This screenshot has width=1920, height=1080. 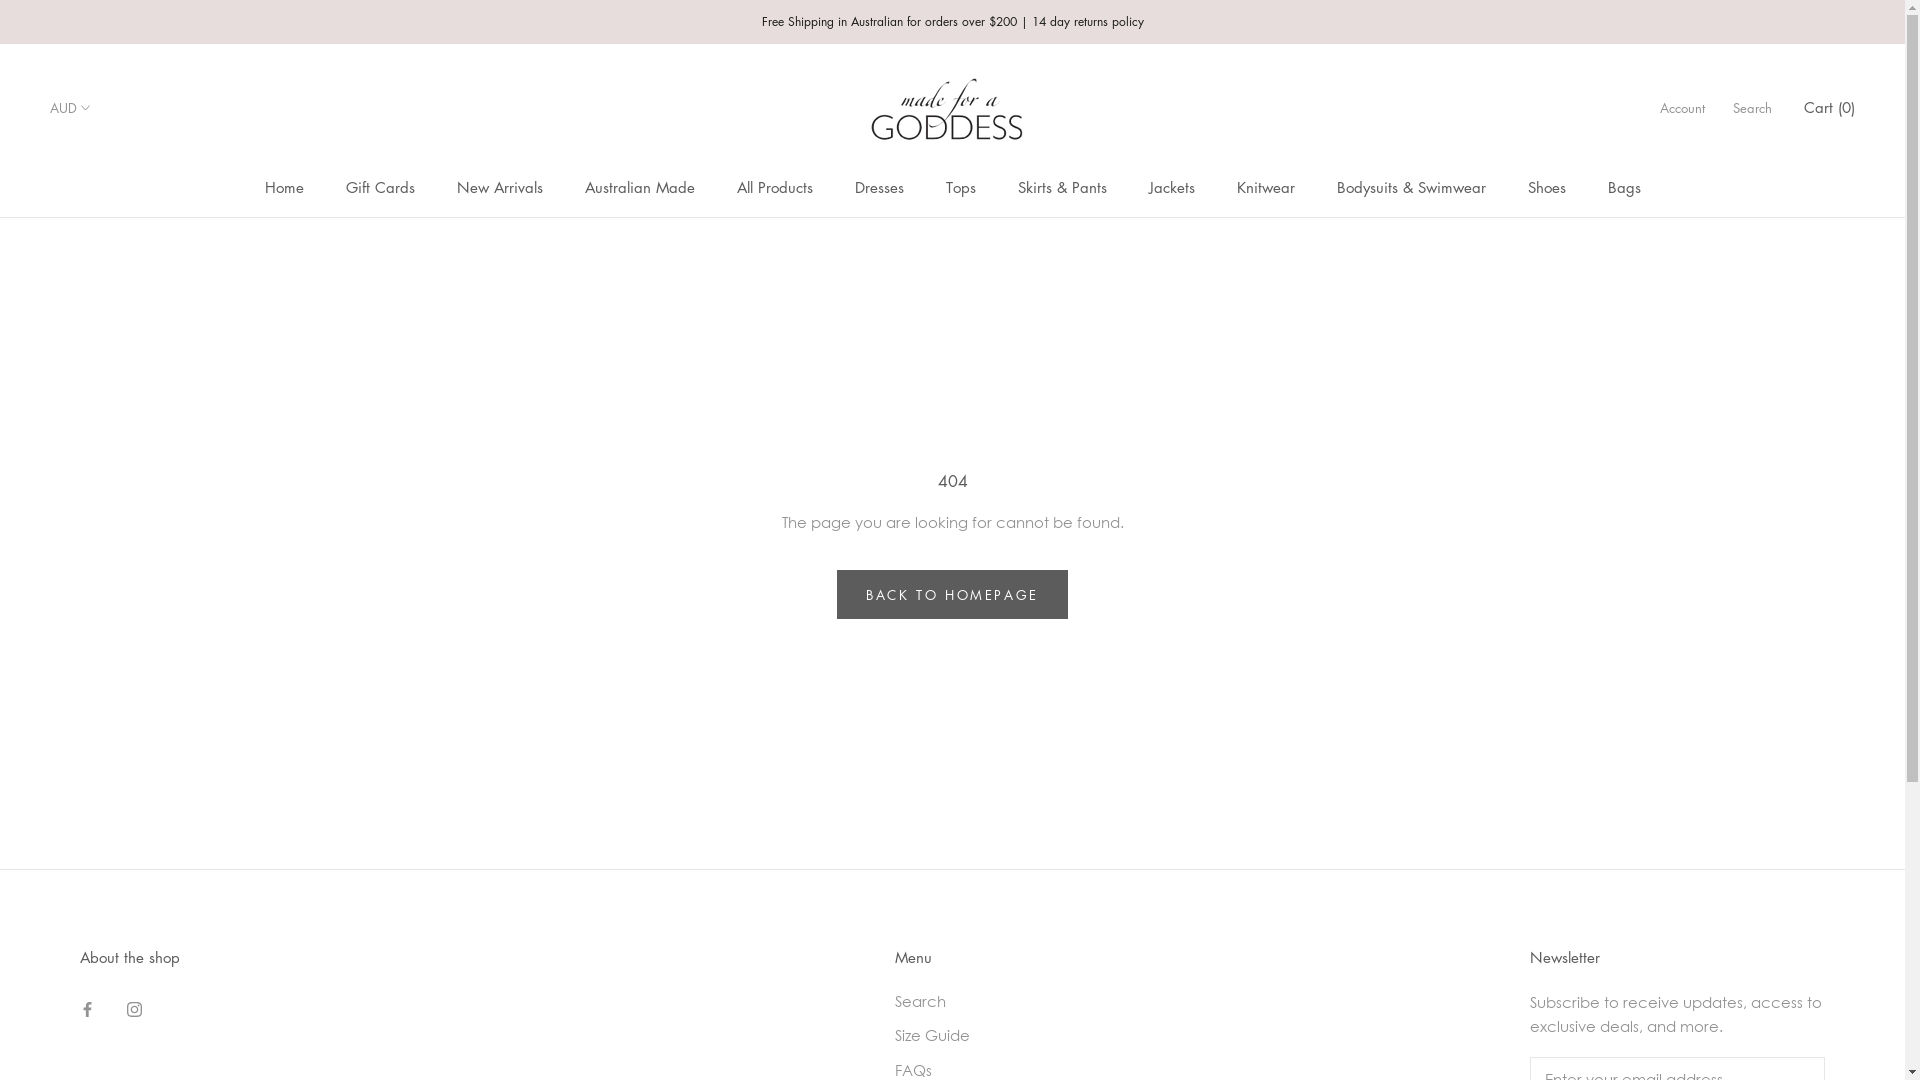 I want to click on 'Bags, so click(x=1624, y=186).